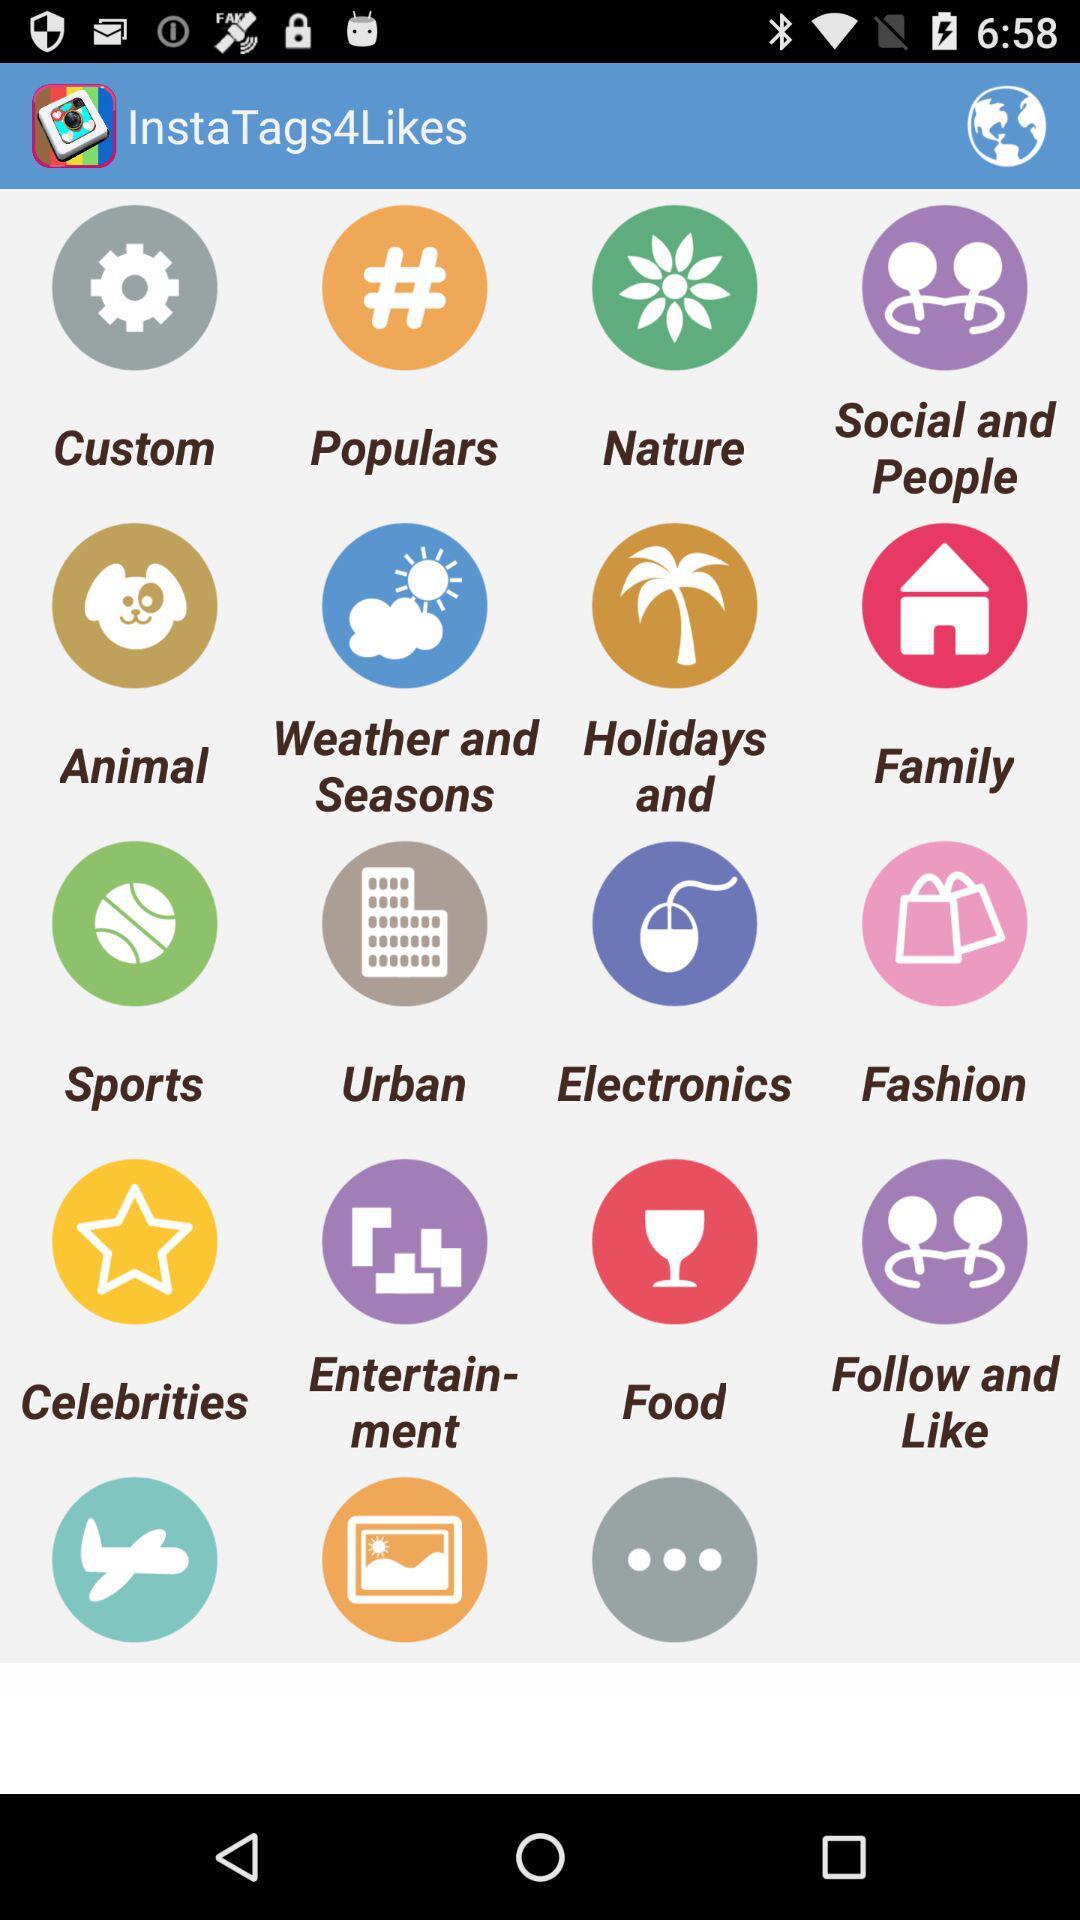 Image resolution: width=1080 pixels, height=1920 pixels. Describe the element at coordinates (134, 286) in the screenshot. I see `the icon above custom` at that location.